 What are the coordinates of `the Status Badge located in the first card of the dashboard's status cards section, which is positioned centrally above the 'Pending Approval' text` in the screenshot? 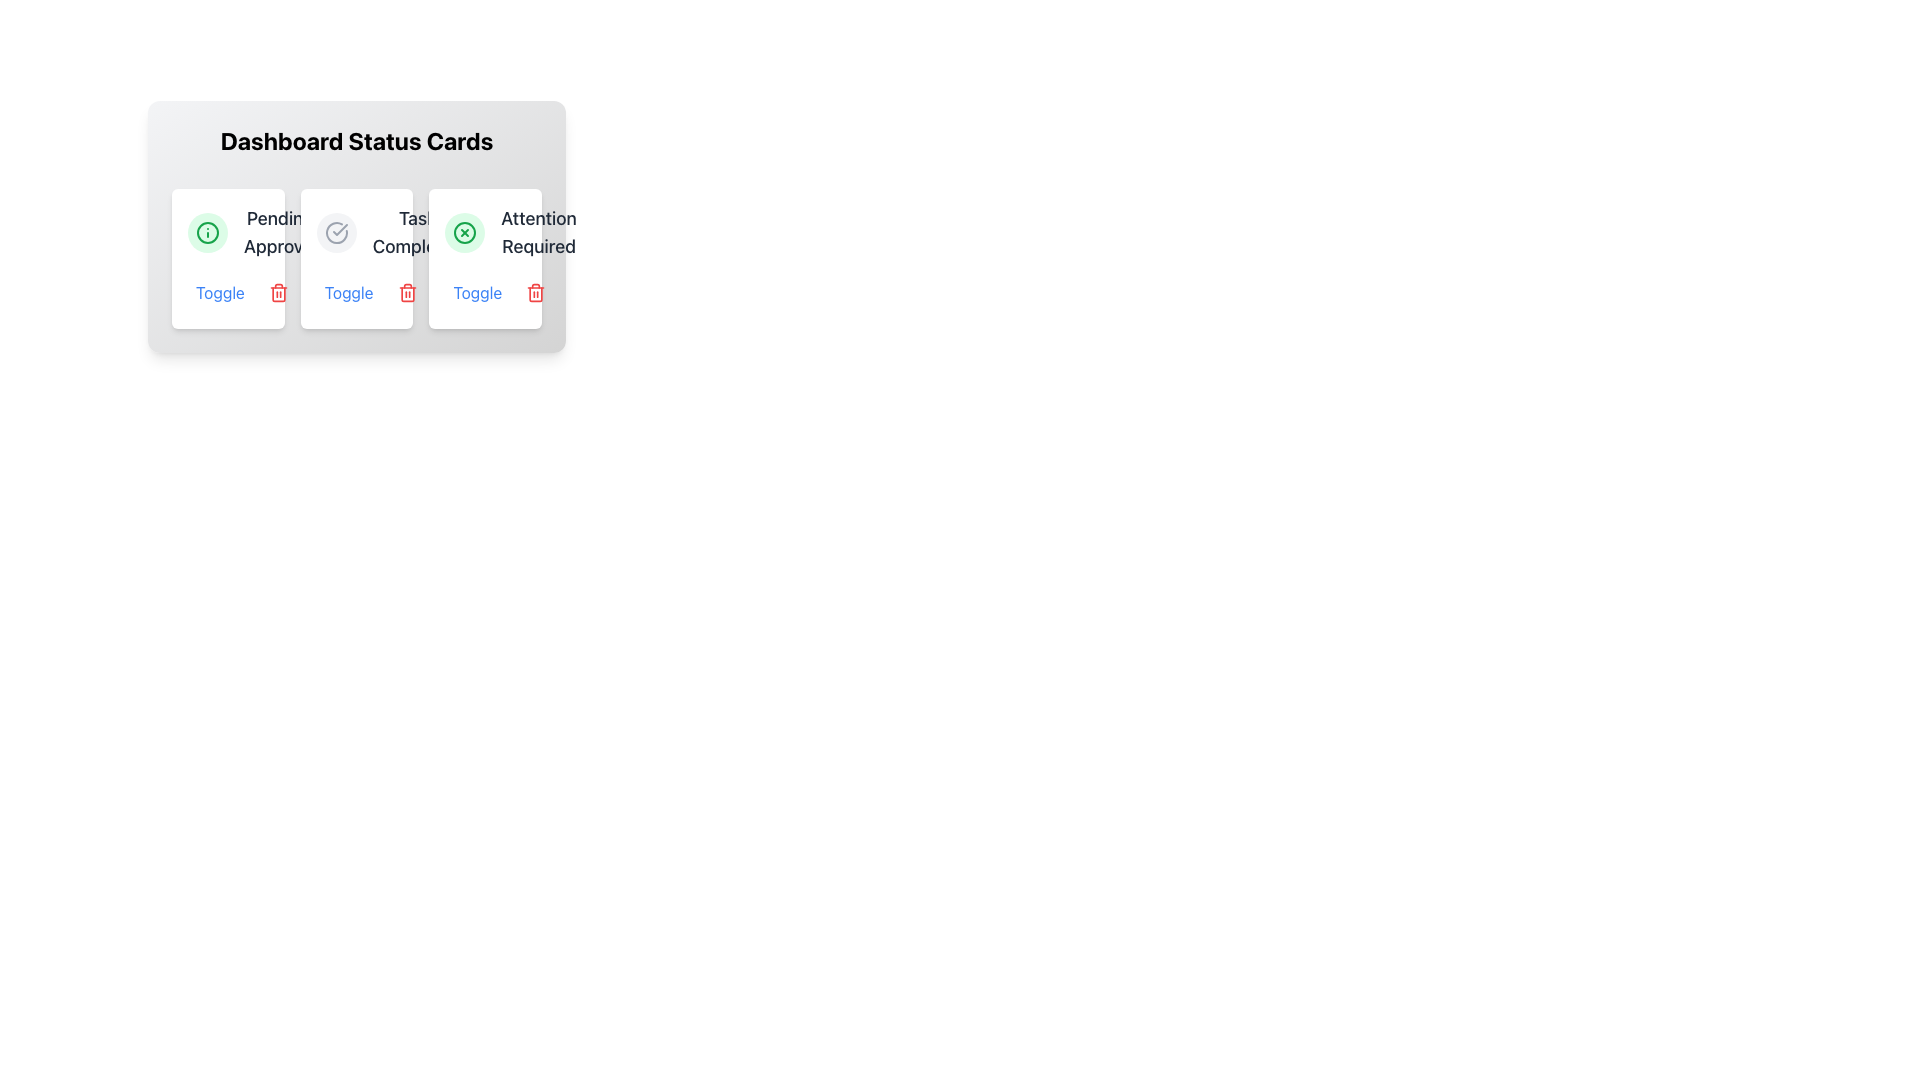 It's located at (207, 231).